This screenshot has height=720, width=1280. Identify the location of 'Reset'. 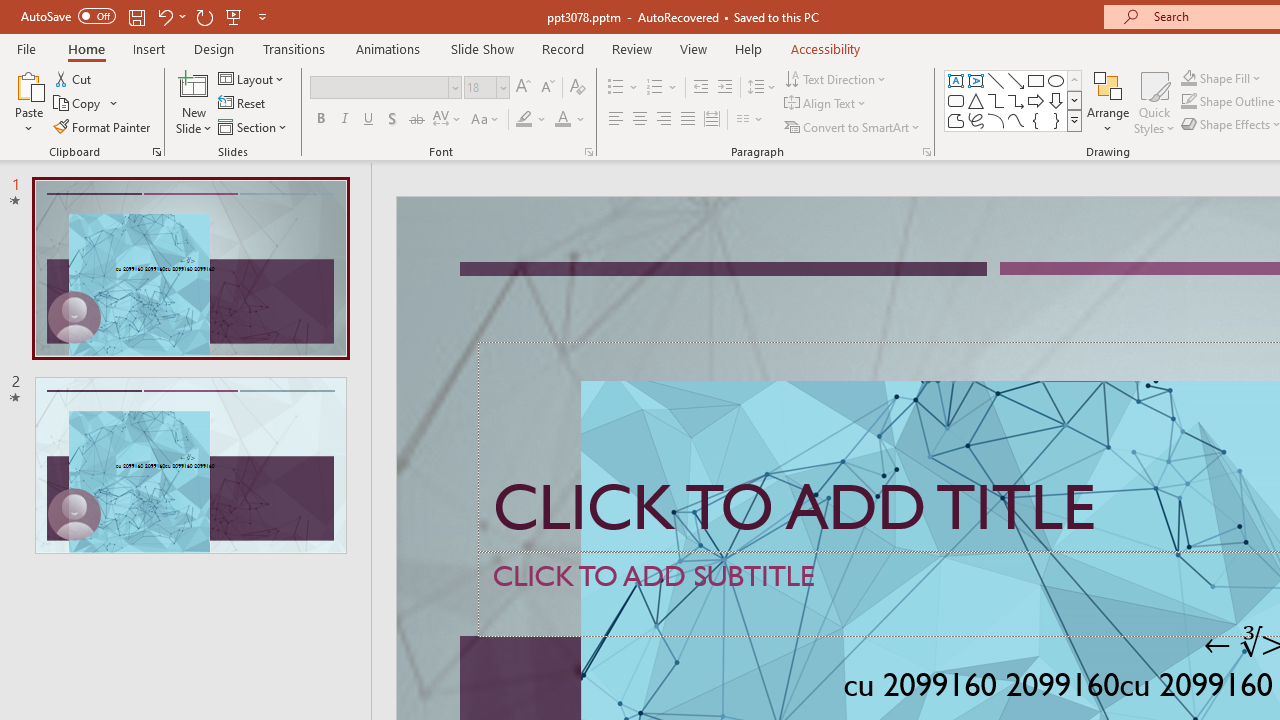
(242, 103).